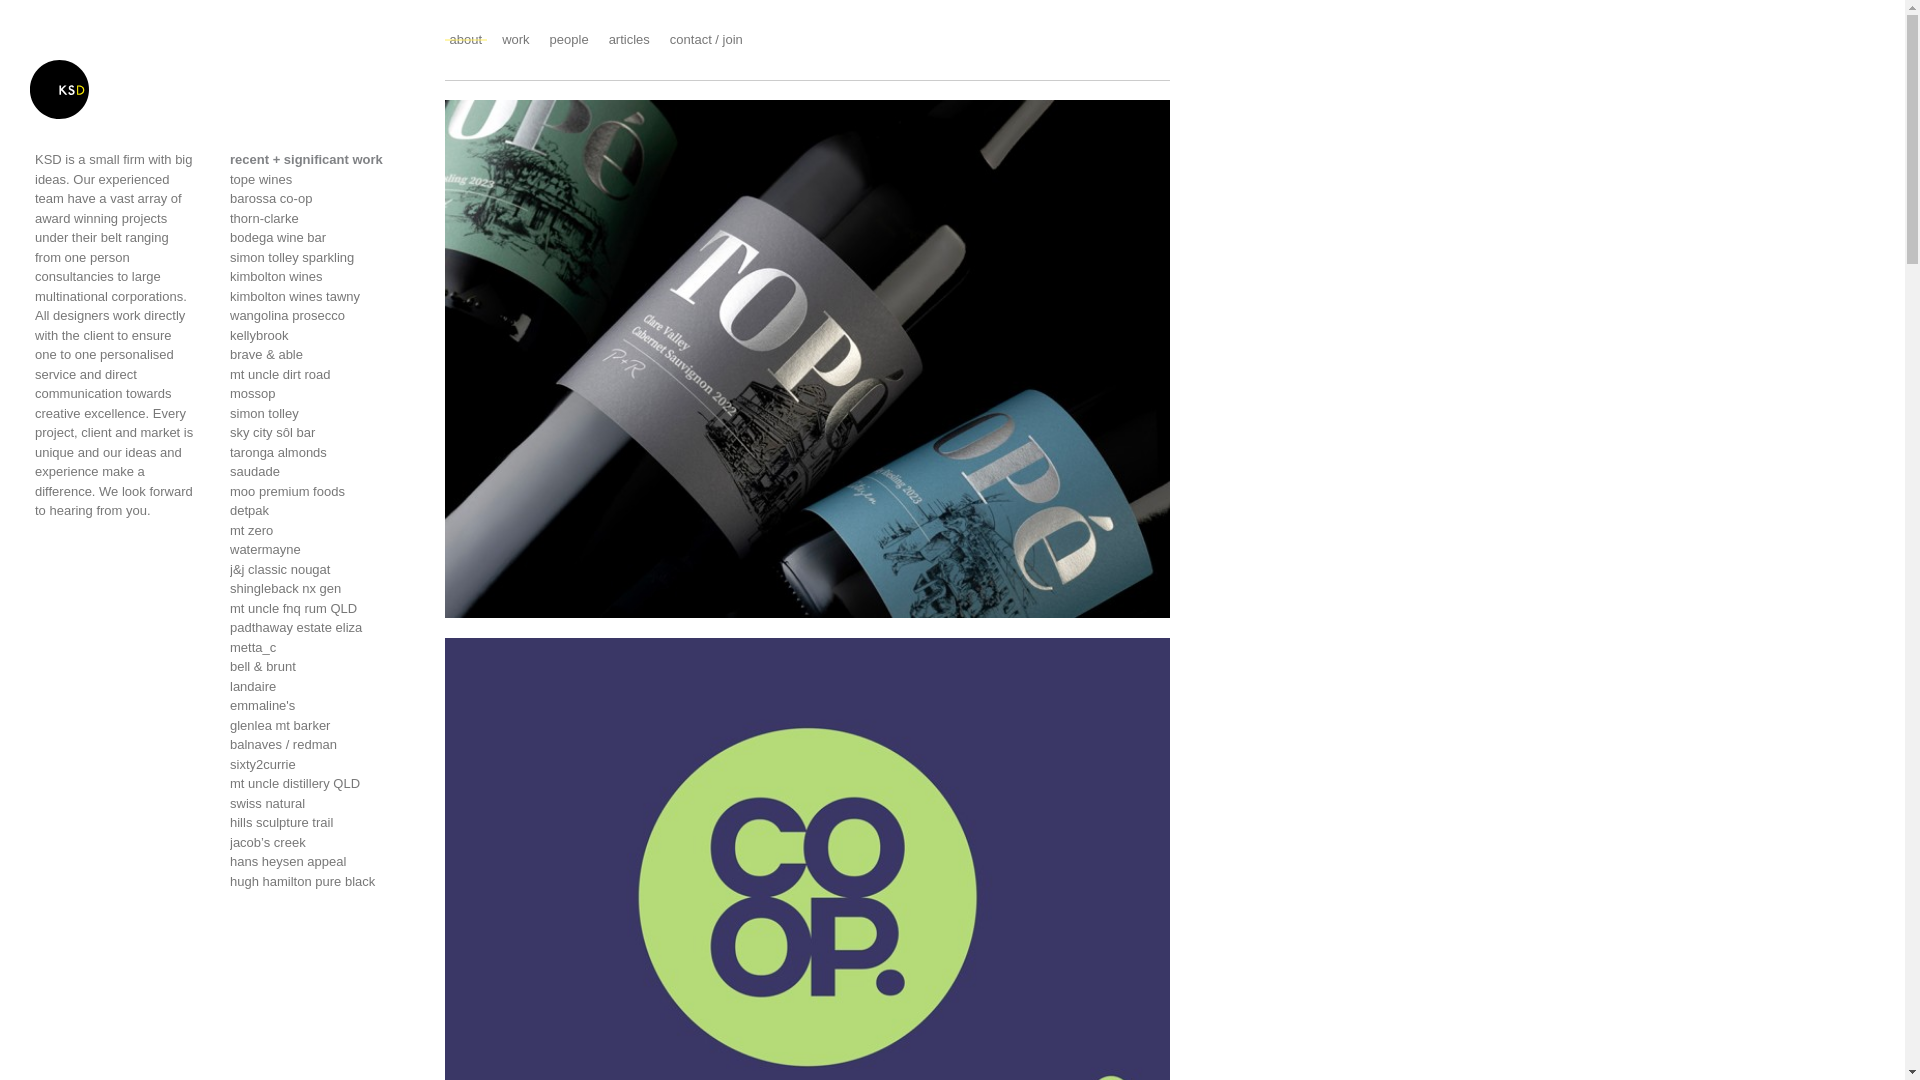  Describe the element at coordinates (465, 39) in the screenshot. I see `'about'` at that location.